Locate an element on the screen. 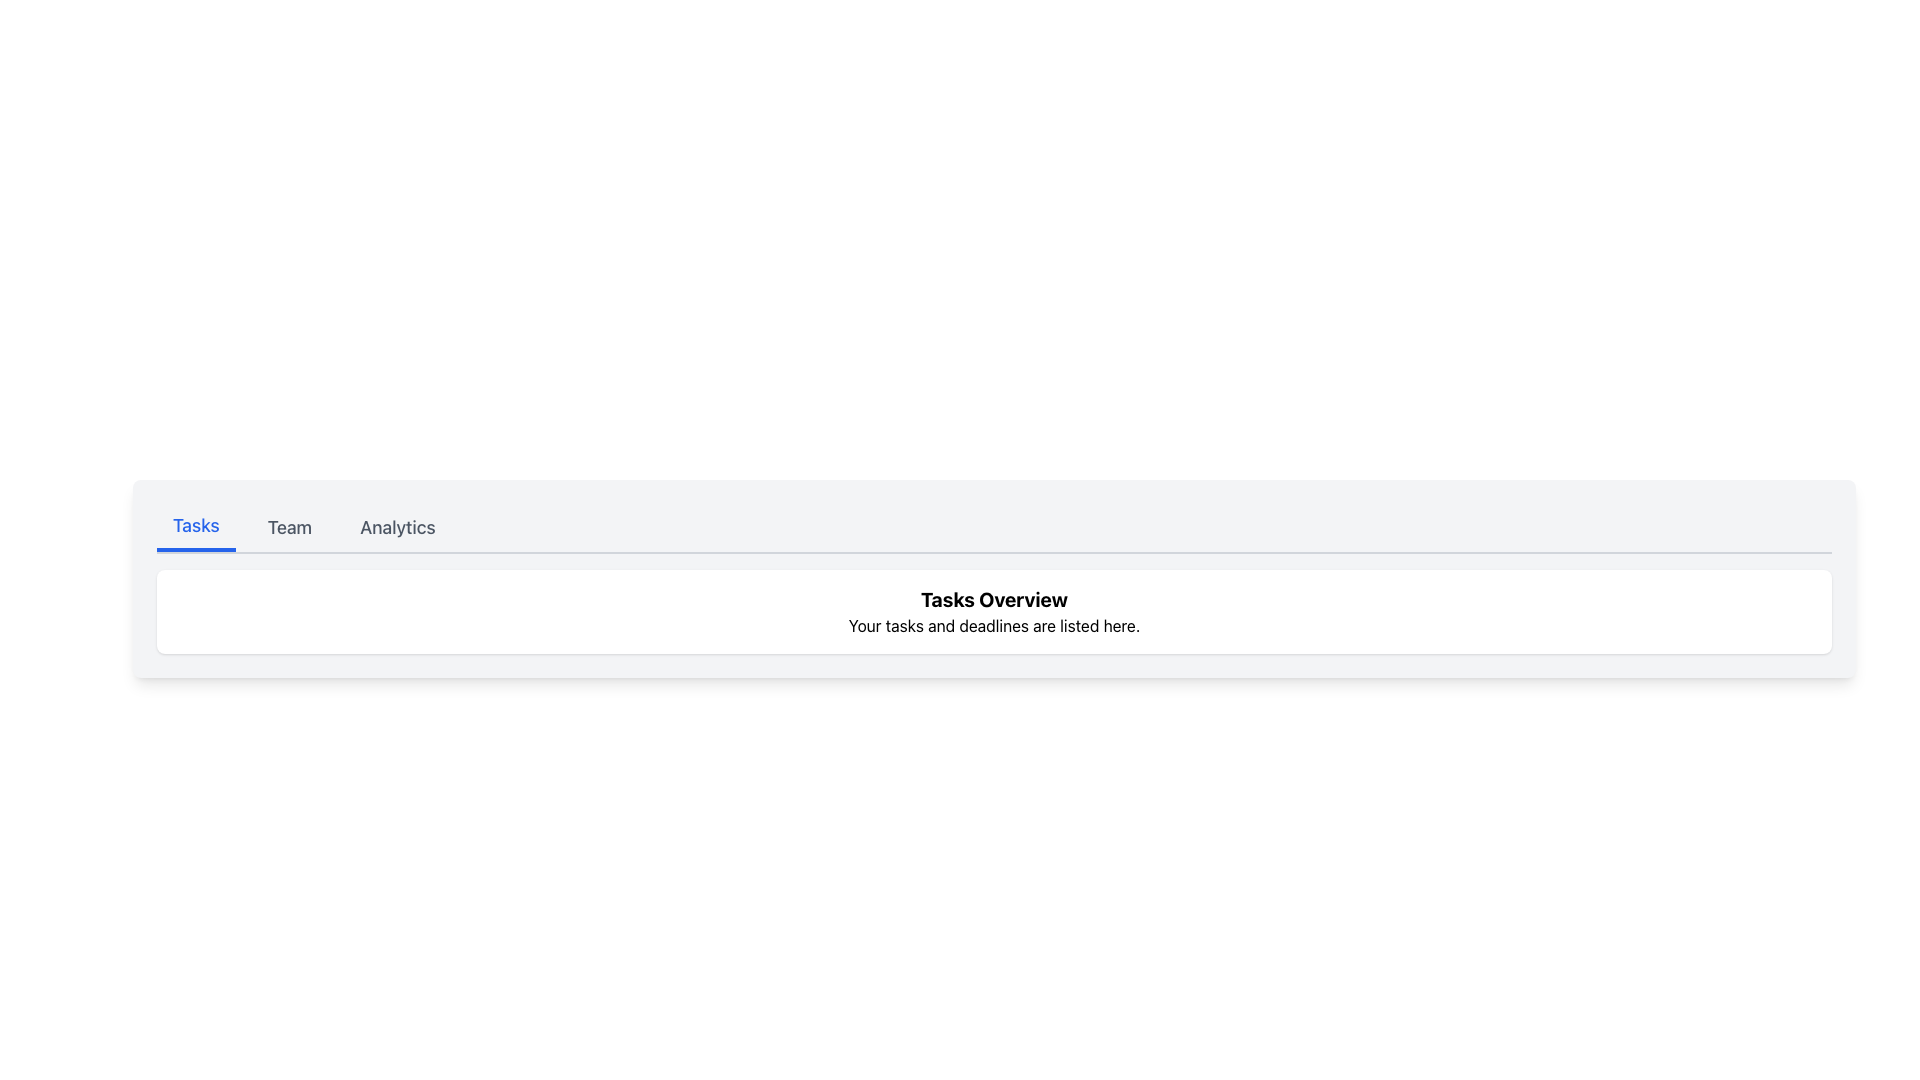 The width and height of the screenshot is (1920, 1080). the static text that reads 'Your tasks and deadlines are listed here.' located beneath the heading 'Tasks Overview.' is located at coordinates (994, 624).